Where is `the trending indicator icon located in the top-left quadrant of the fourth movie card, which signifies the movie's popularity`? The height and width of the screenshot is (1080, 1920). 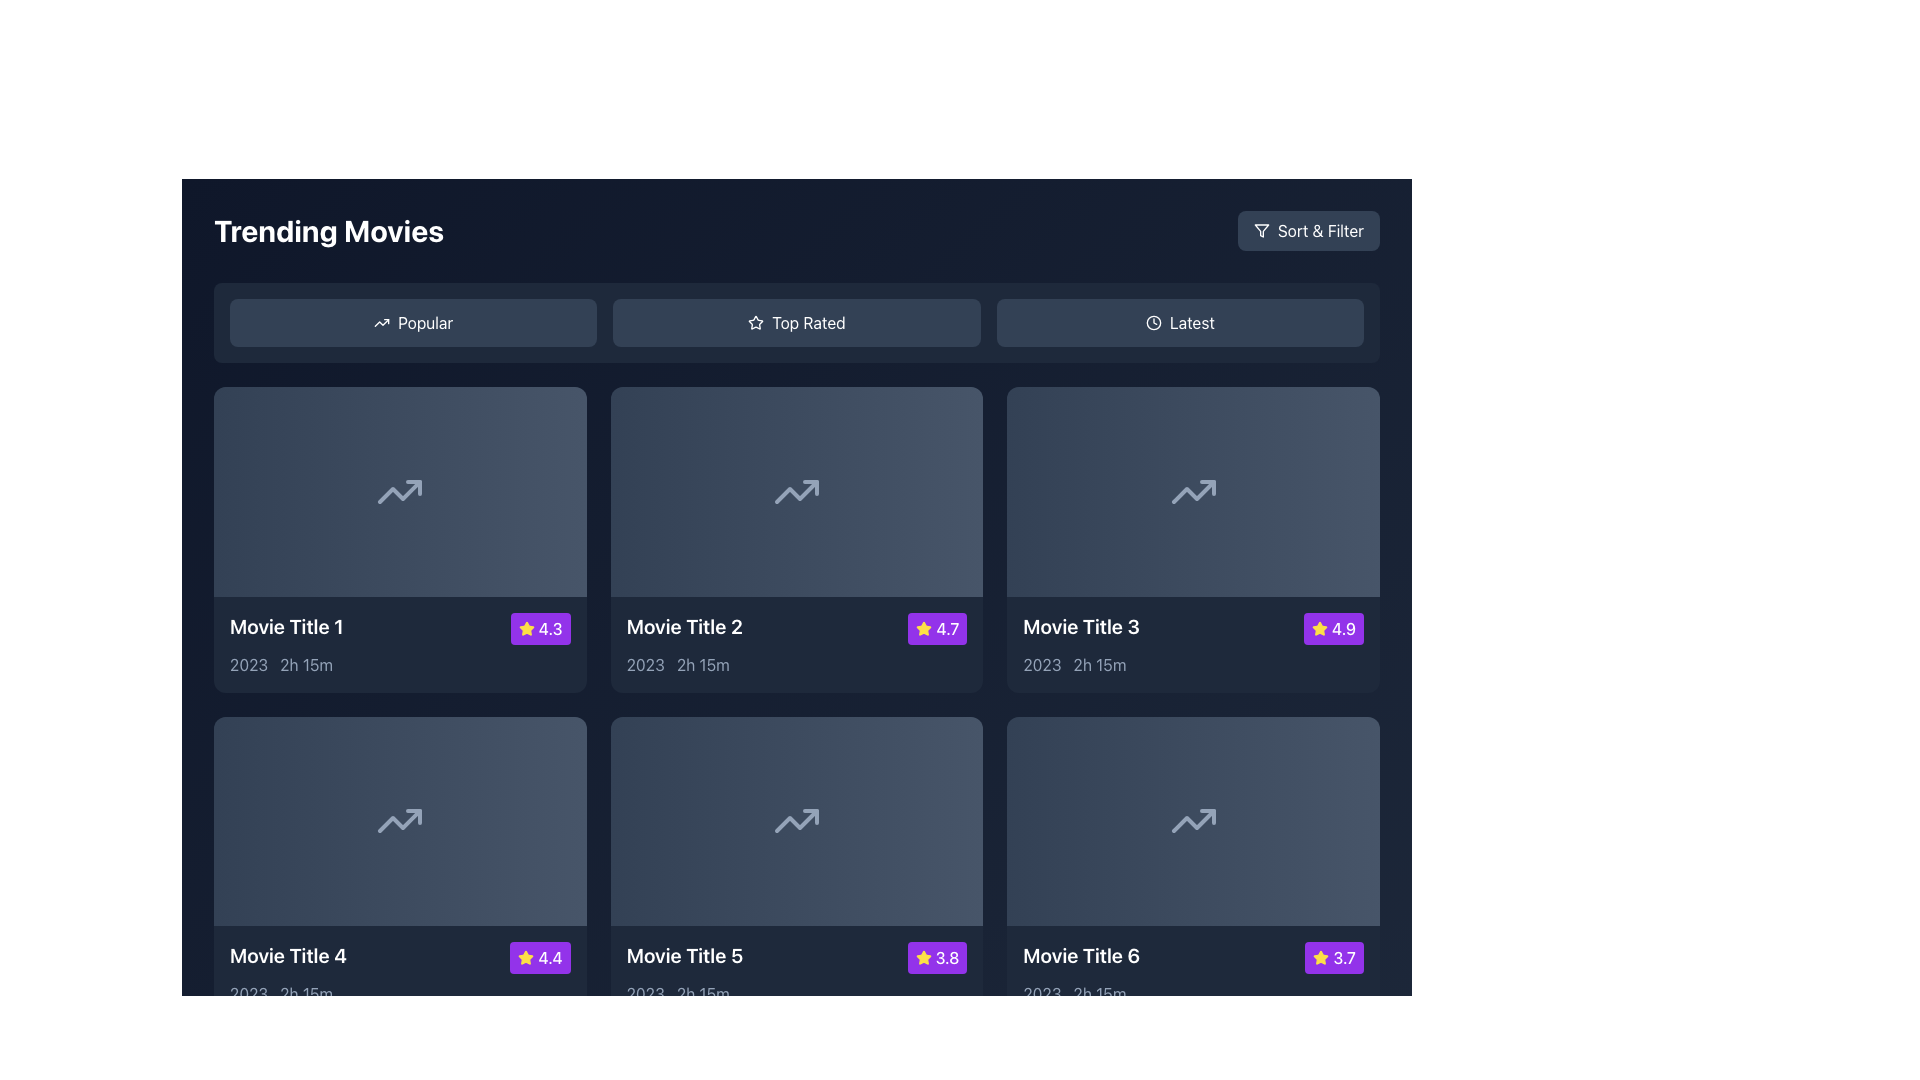
the trending indicator icon located in the top-left quadrant of the fourth movie card, which signifies the movie's popularity is located at coordinates (400, 821).